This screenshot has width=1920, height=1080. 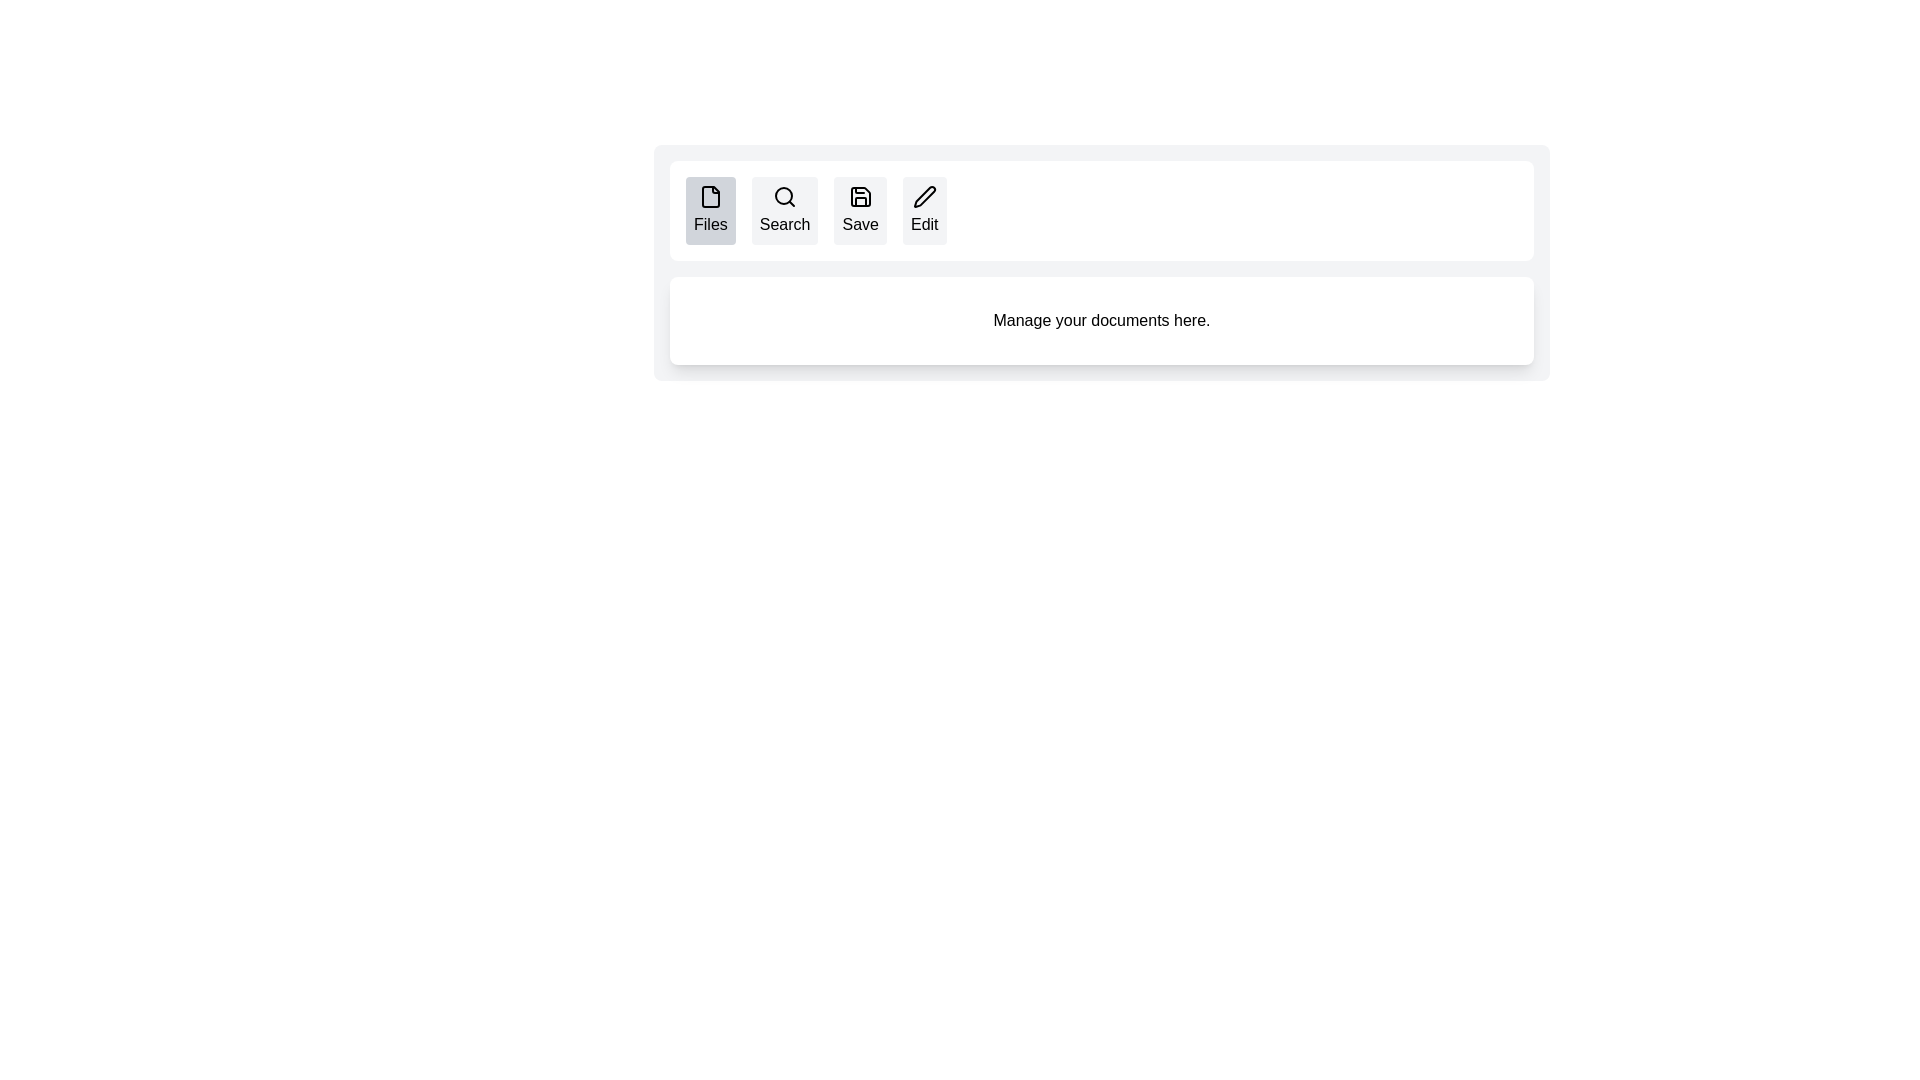 I want to click on the button labeled Edit to observe its hover effect, so click(x=924, y=211).